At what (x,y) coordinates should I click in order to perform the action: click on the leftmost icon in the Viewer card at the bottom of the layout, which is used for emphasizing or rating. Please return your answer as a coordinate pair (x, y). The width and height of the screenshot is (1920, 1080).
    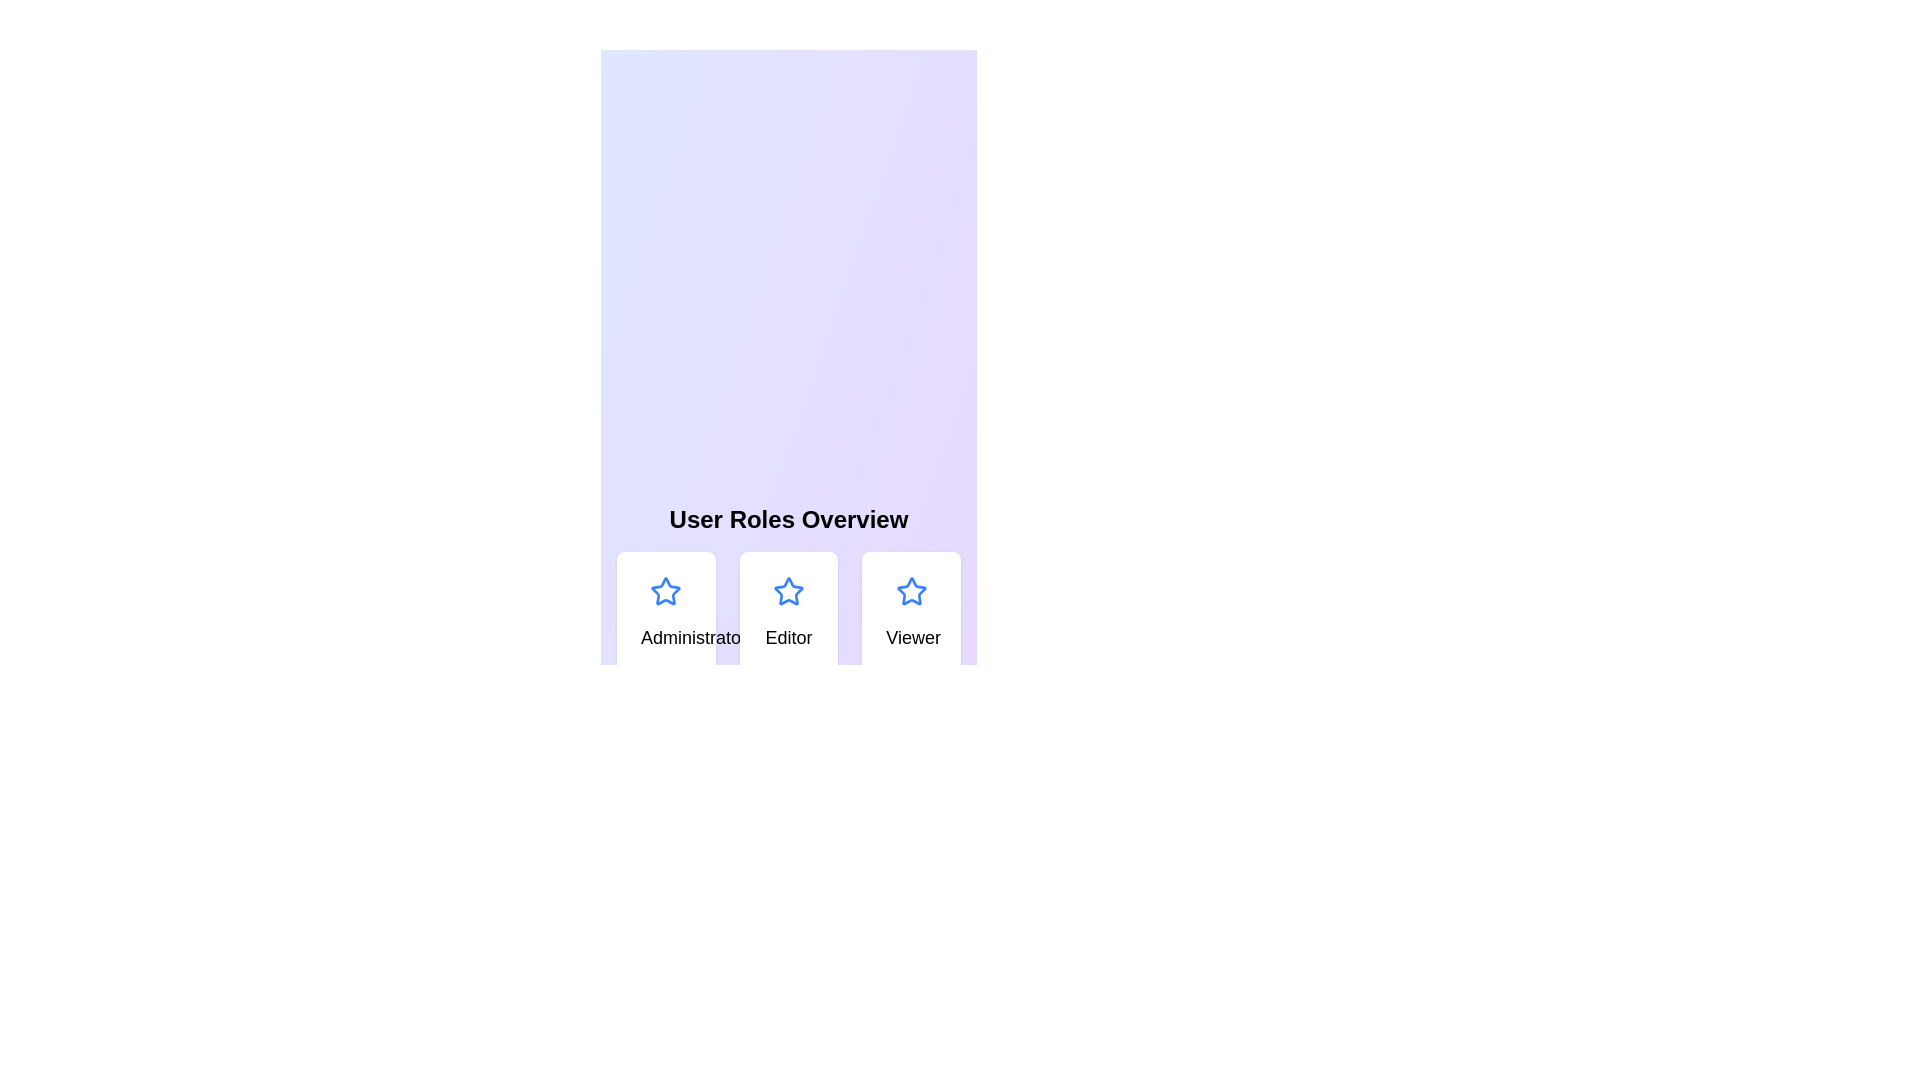
    Looking at the image, I should click on (910, 590).